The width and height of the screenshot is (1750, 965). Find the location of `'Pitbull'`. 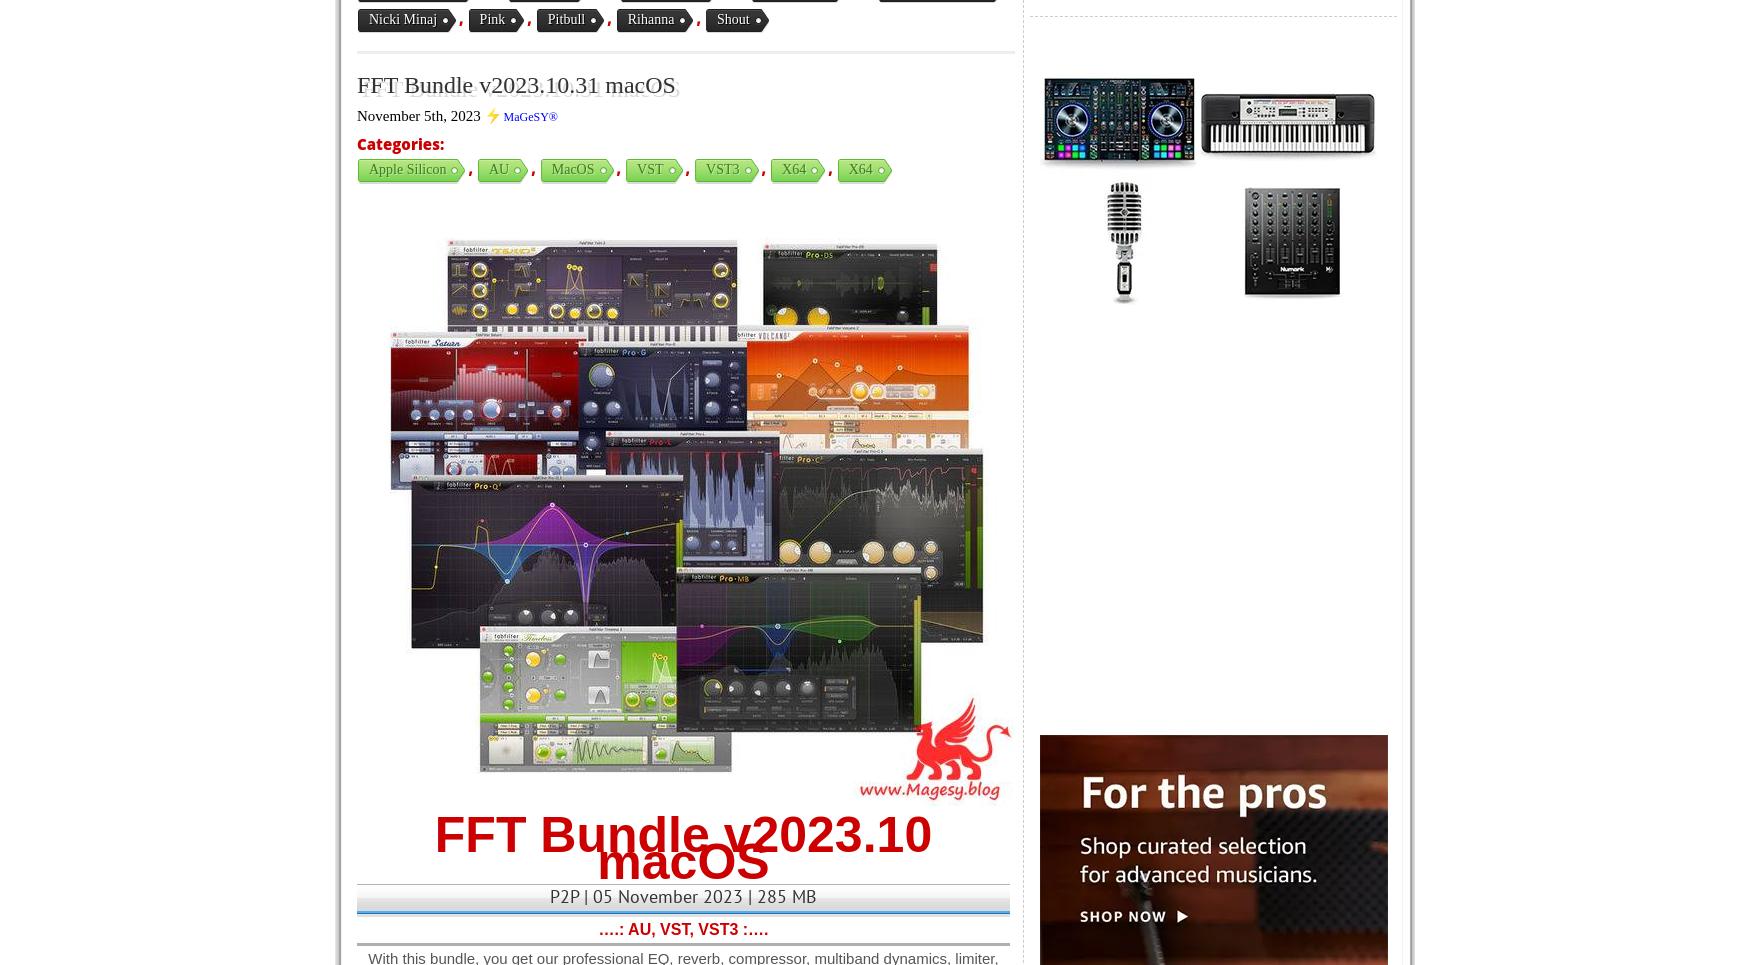

'Pitbull' is located at coordinates (565, 18).